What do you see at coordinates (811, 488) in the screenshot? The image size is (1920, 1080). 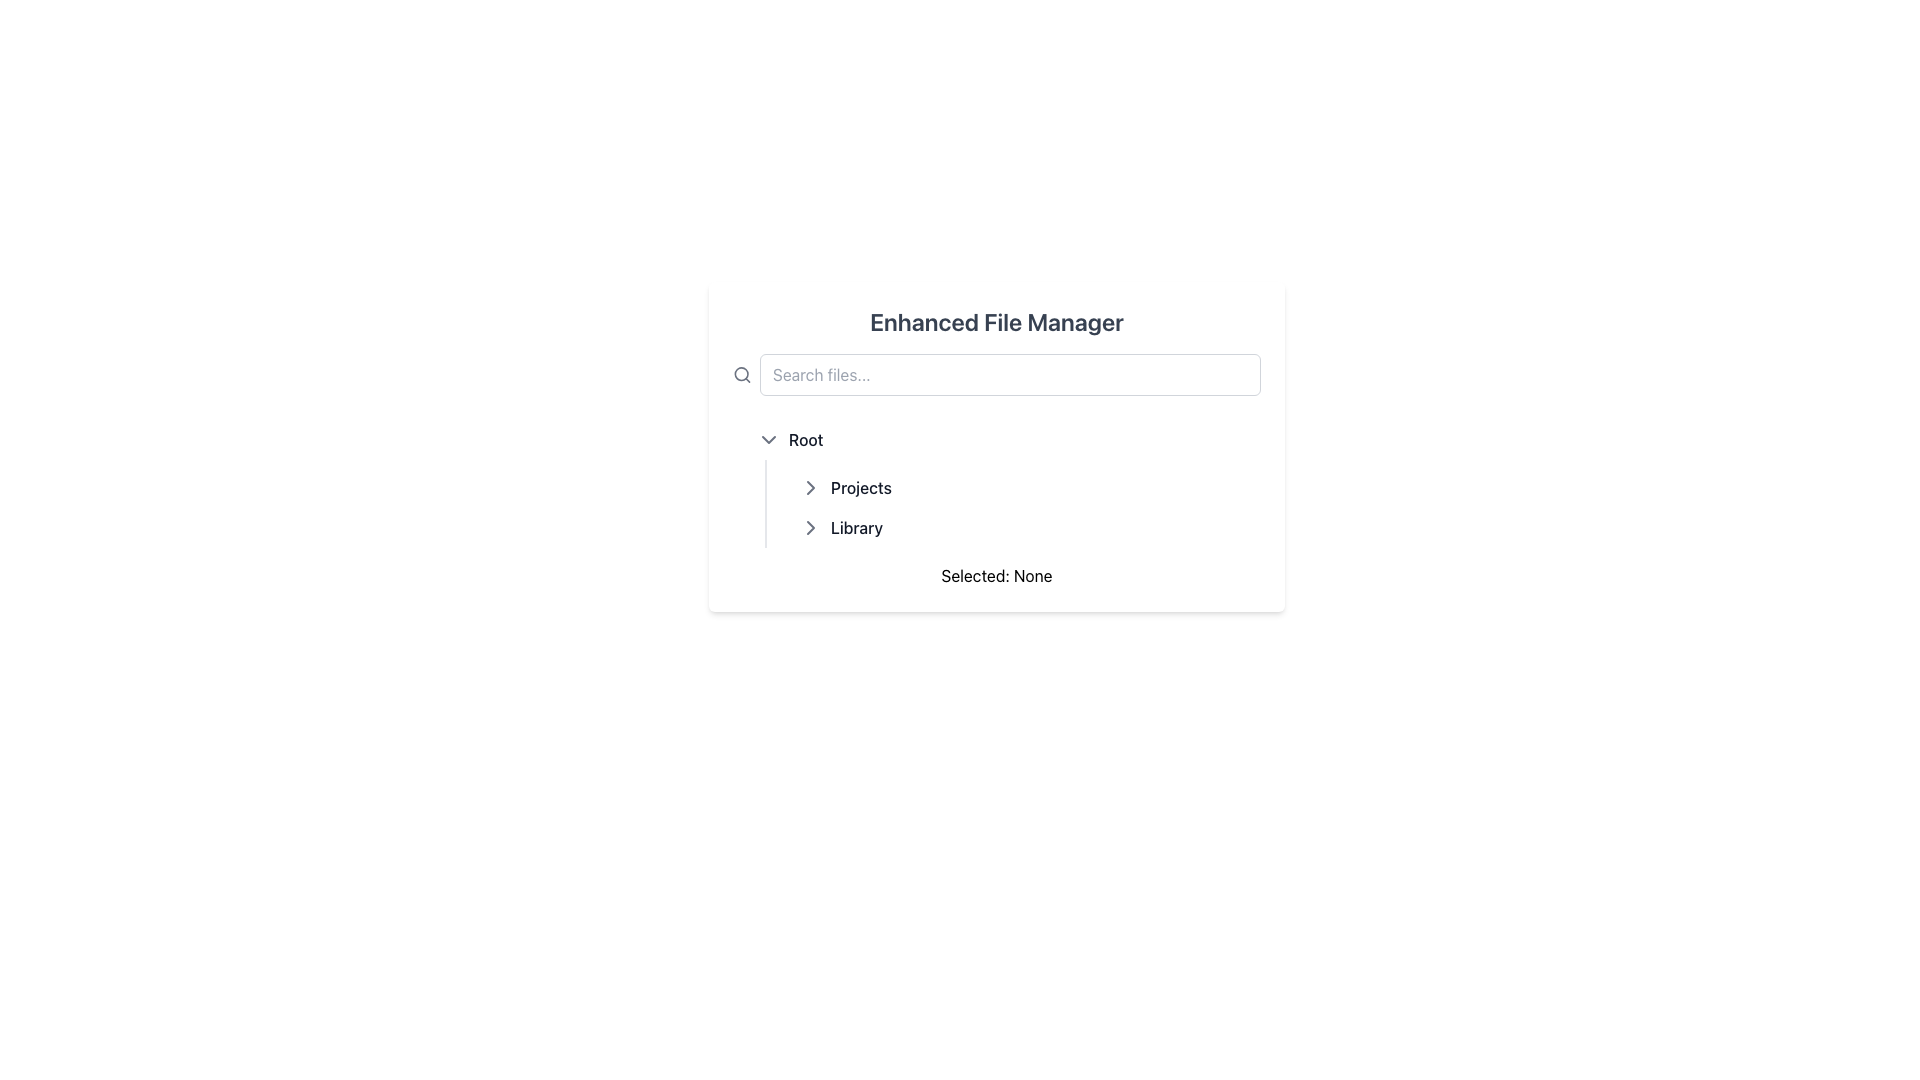 I see `the small rightward-pointing arrow icon in the file manager interface next to the 'Projects' label` at bounding box center [811, 488].